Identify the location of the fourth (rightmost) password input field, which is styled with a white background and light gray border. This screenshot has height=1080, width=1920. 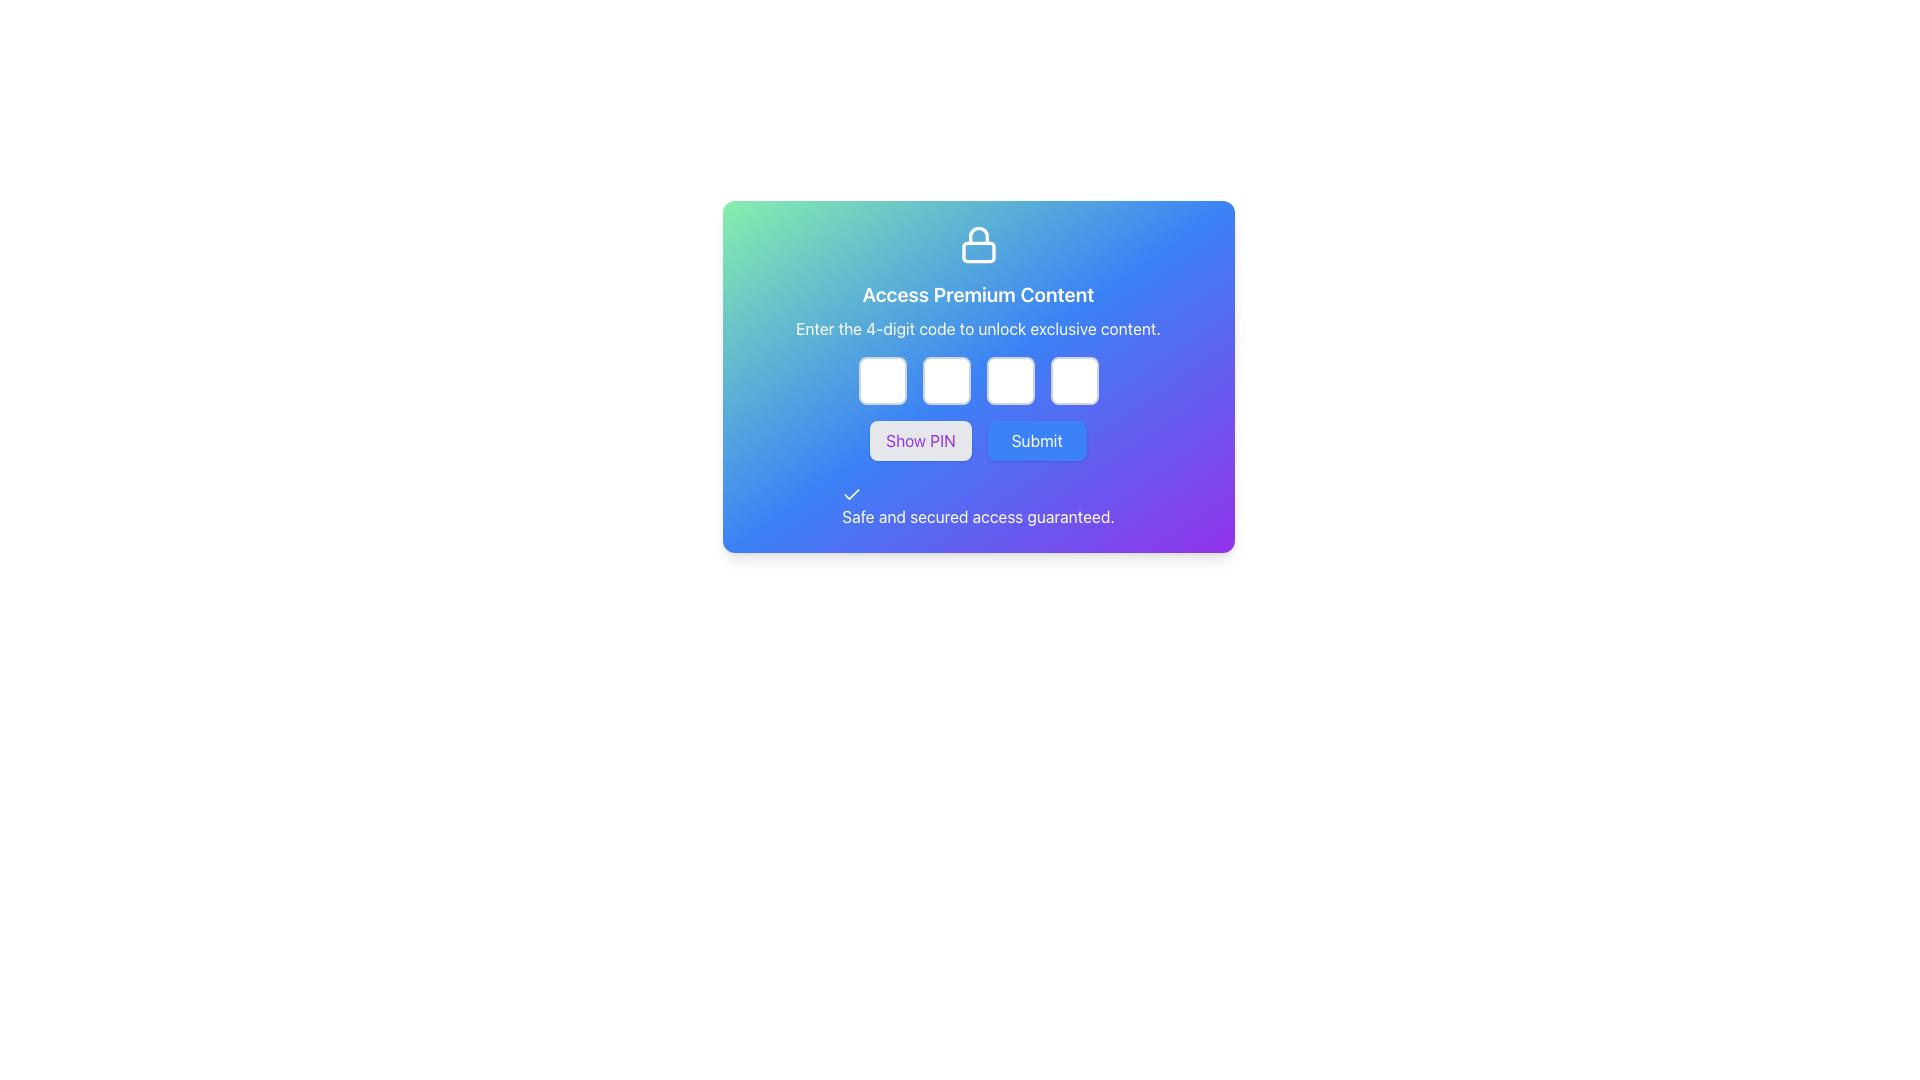
(1073, 381).